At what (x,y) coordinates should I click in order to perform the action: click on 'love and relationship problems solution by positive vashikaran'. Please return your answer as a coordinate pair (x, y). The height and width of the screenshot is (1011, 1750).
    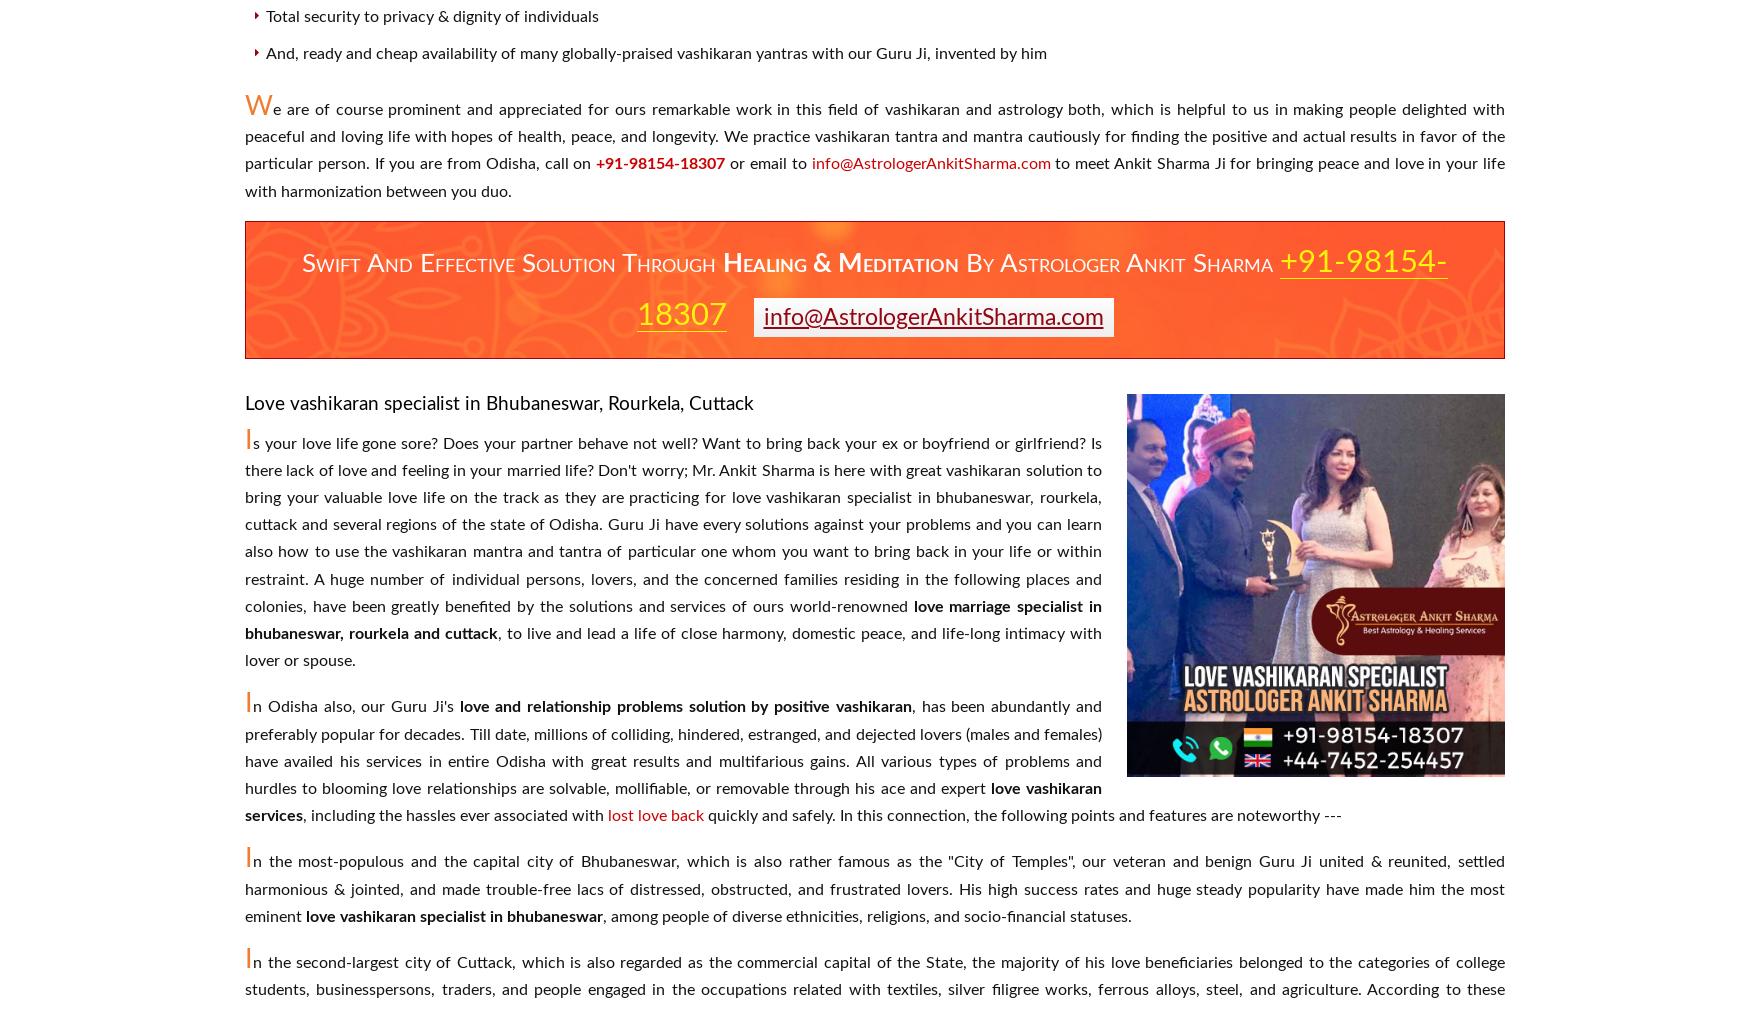
    Looking at the image, I should click on (683, 705).